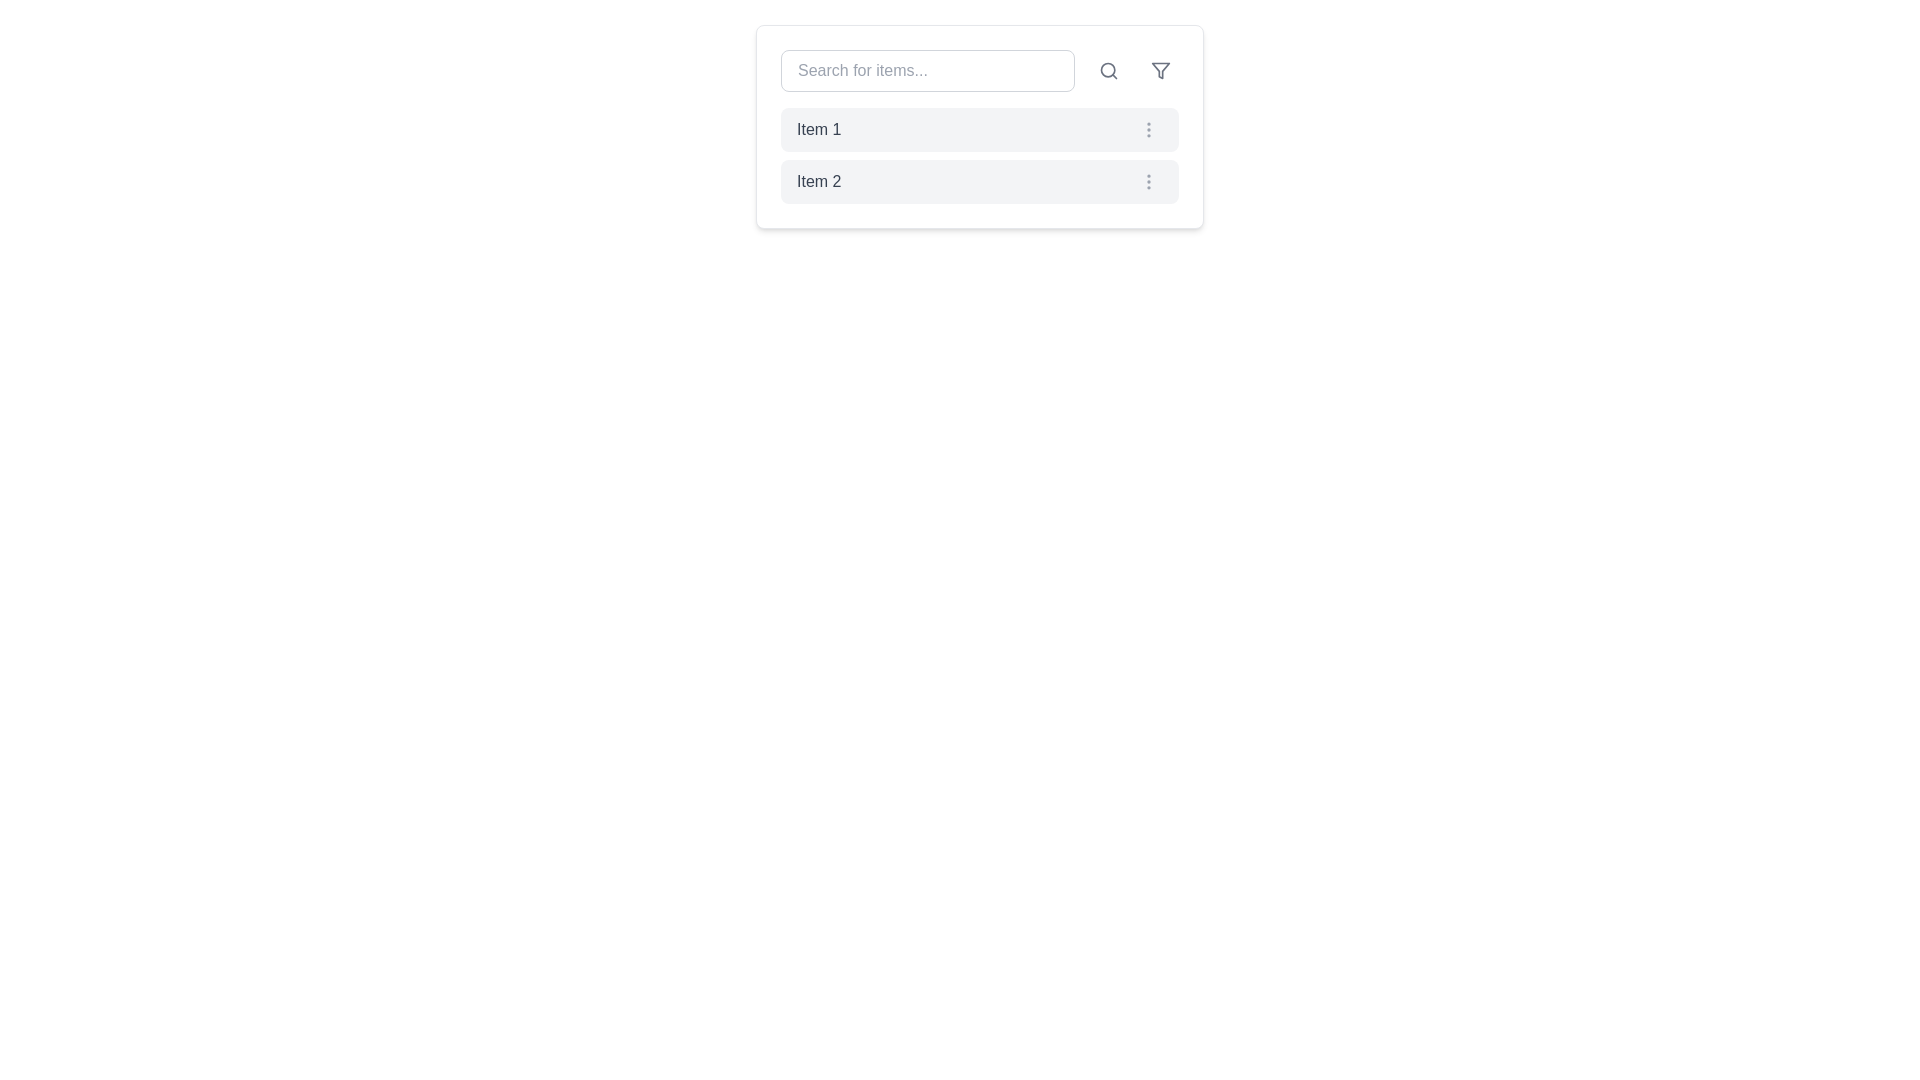 The height and width of the screenshot is (1080, 1920). Describe the element at coordinates (1107, 69) in the screenshot. I see `the small circular search icon with a minimalist line design located next to the text input box to initiate search` at that location.